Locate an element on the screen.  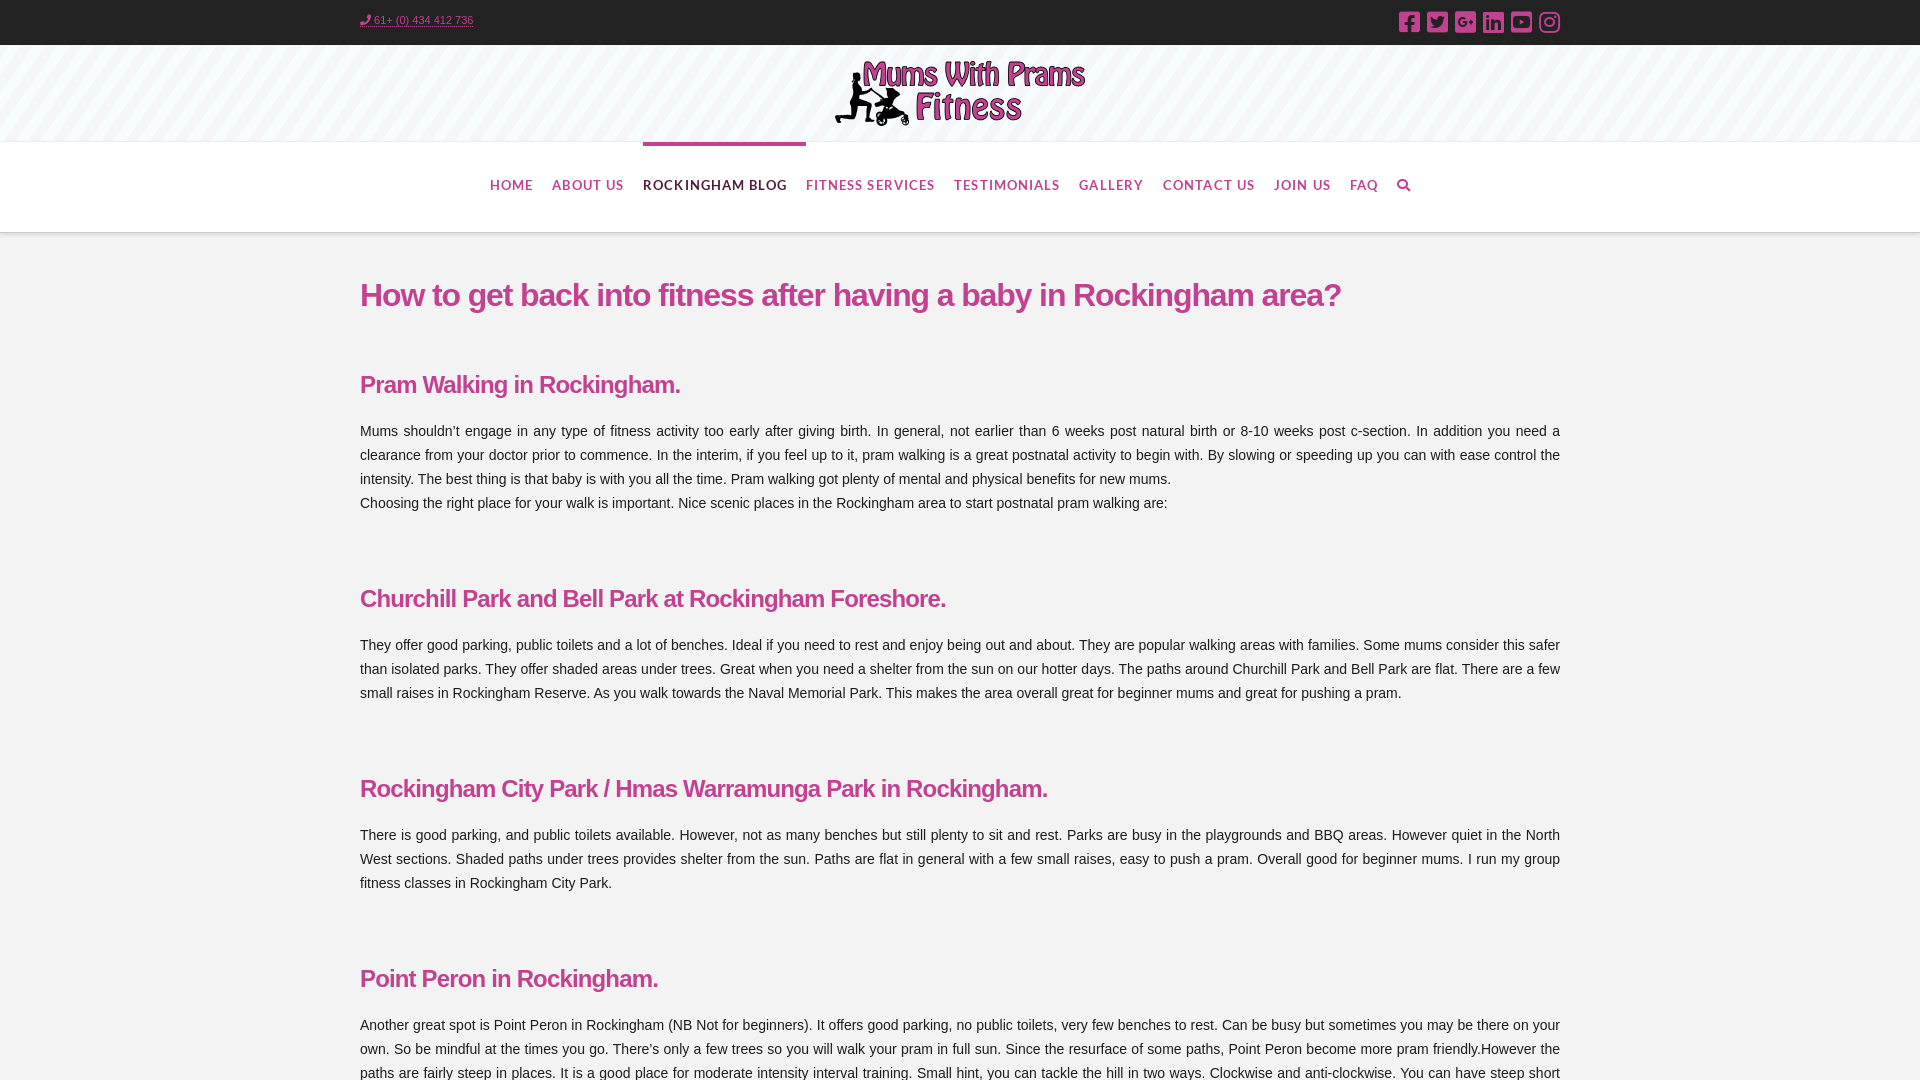
'FITNESS SERVICES' is located at coordinates (880, 186).